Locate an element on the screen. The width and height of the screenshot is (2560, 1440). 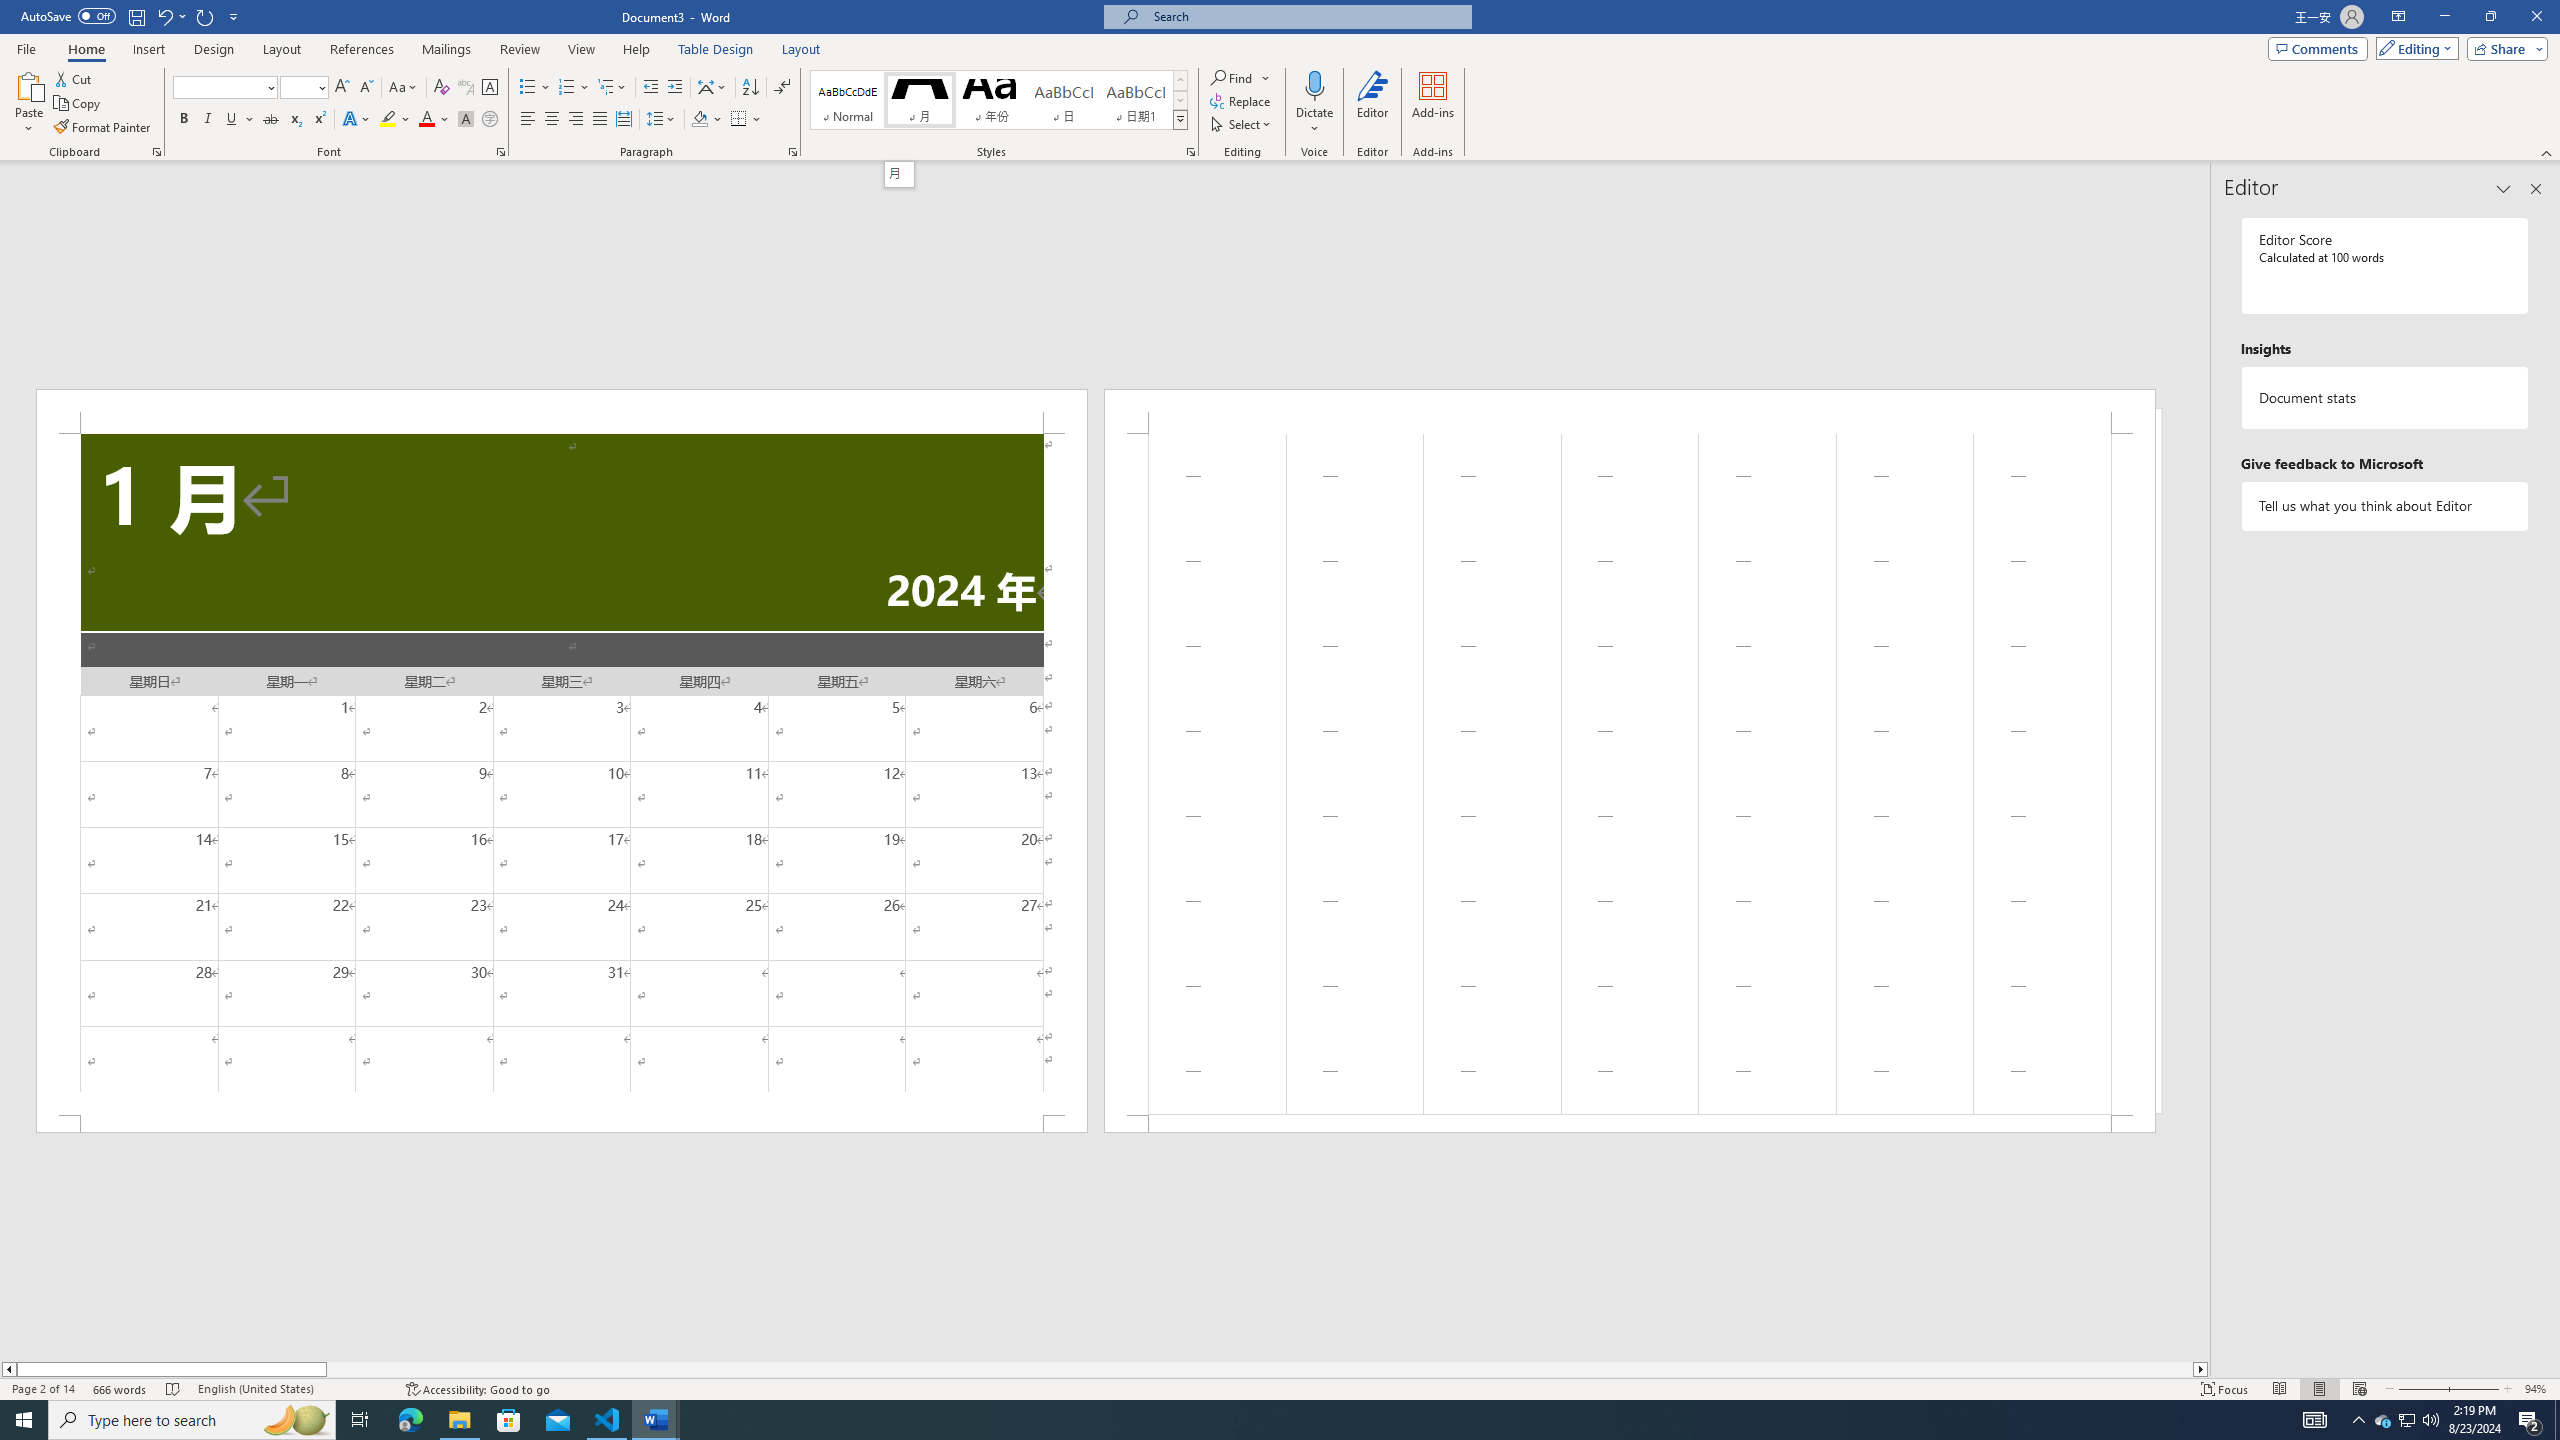
'Copy' is located at coordinates (78, 103).